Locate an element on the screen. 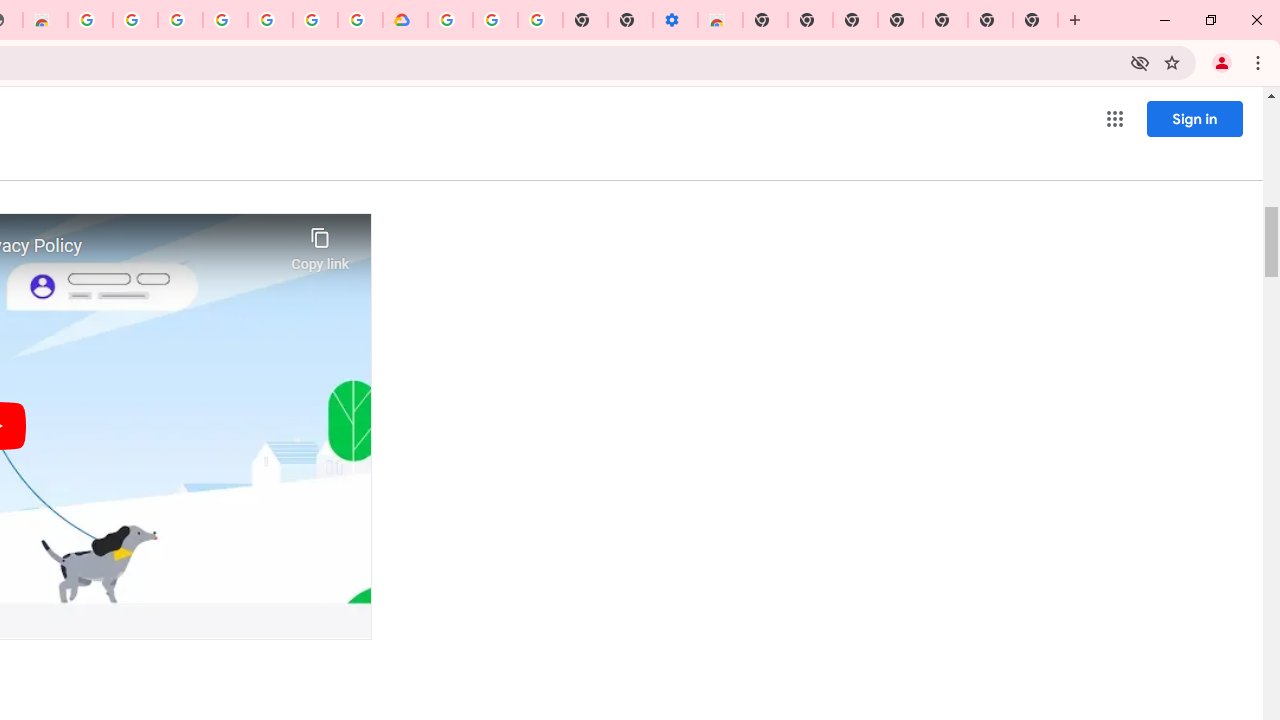 The height and width of the screenshot is (720, 1280). 'Turn cookies on or off - Computer - Google Account Help' is located at coordinates (540, 20).